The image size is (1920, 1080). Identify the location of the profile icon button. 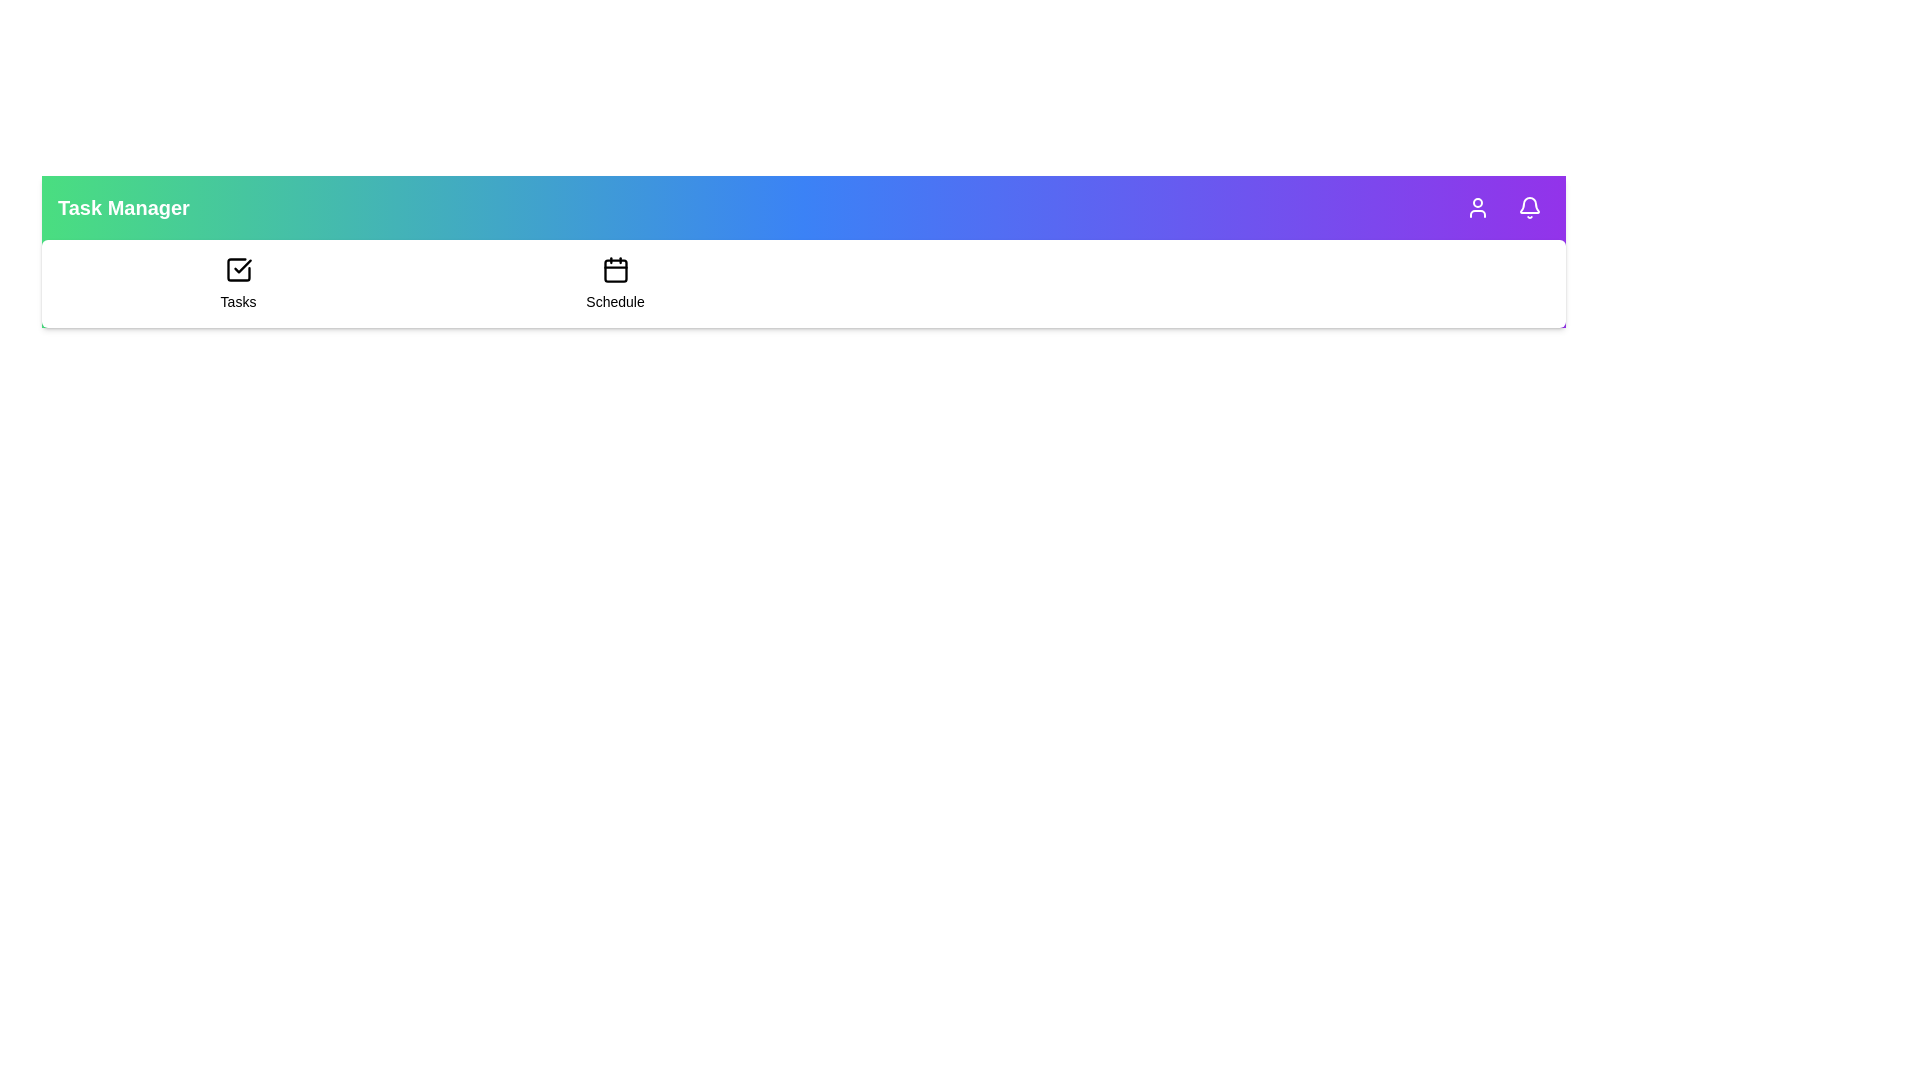
(1478, 208).